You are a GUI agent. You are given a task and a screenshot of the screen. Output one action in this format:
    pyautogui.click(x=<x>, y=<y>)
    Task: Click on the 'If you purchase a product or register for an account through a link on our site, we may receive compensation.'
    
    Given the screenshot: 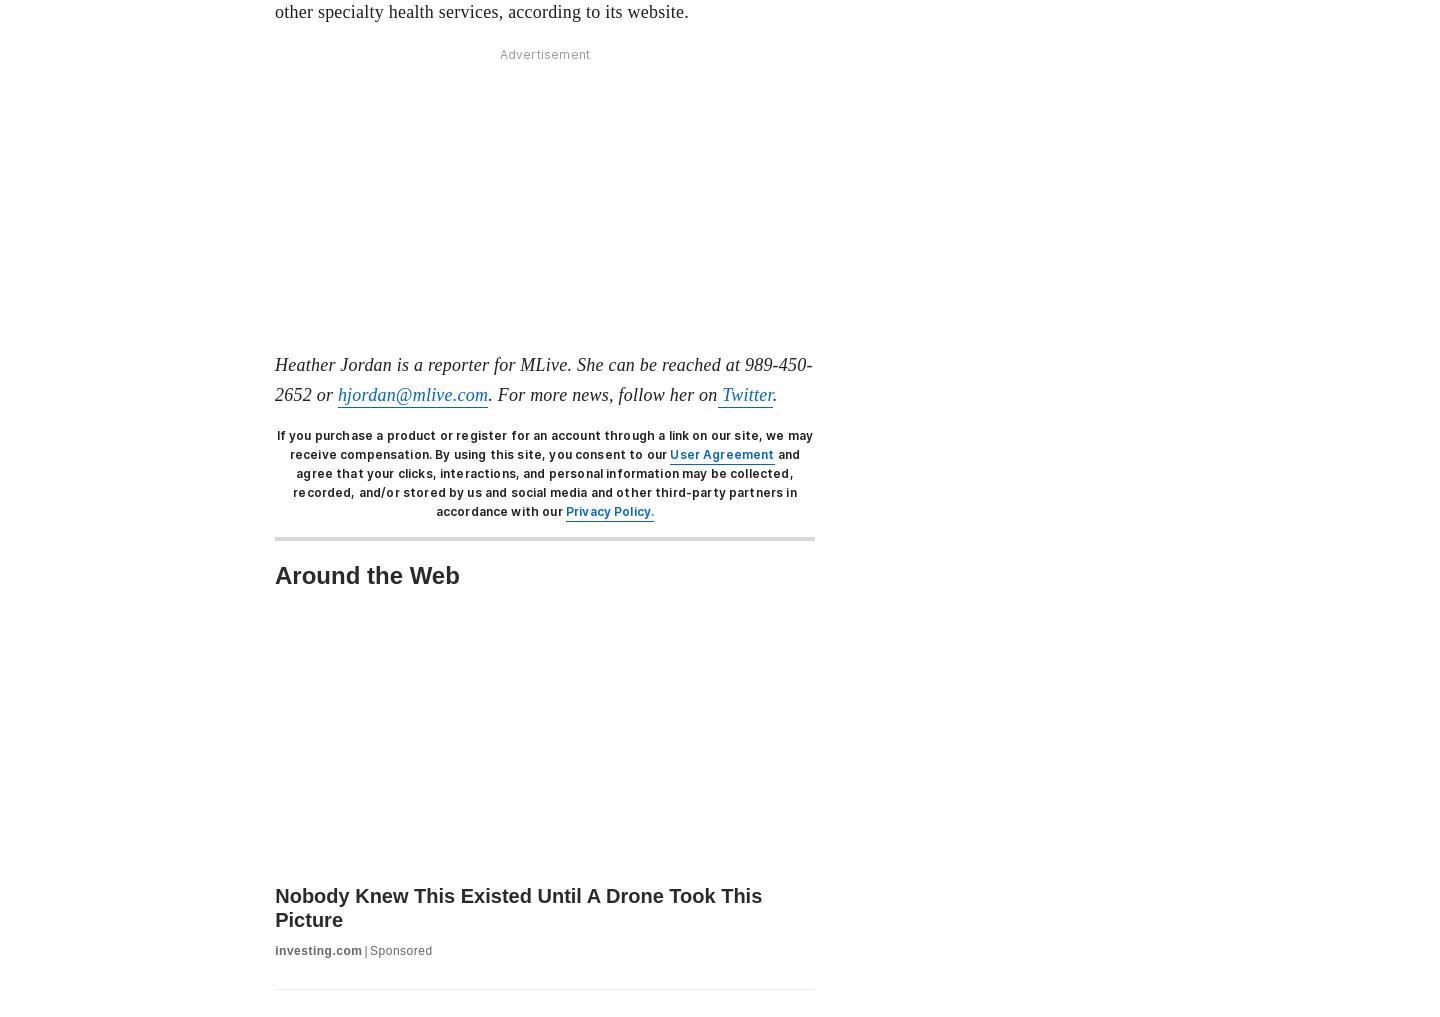 What is the action you would take?
    pyautogui.click(x=544, y=444)
    